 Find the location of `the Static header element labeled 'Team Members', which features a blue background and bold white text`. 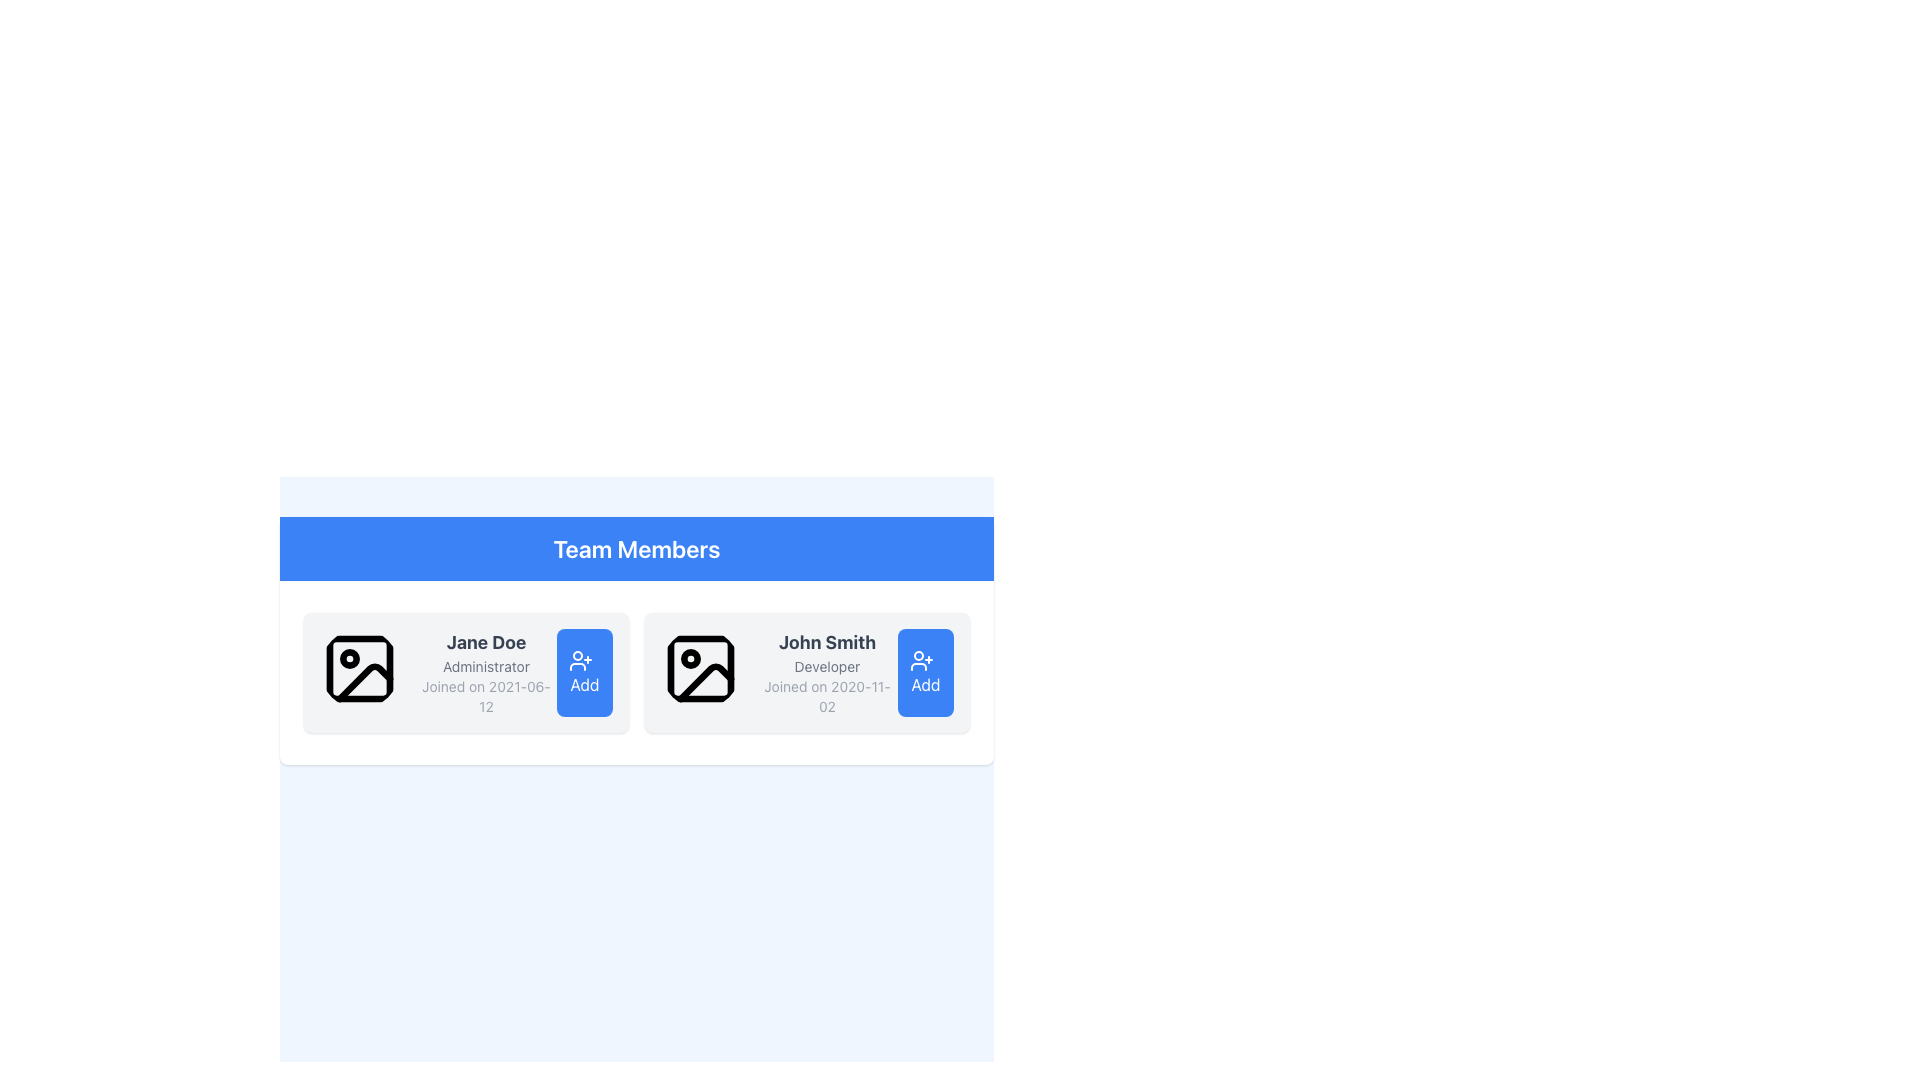

the Static header element labeled 'Team Members', which features a blue background and bold white text is located at coordinates (636, 548).